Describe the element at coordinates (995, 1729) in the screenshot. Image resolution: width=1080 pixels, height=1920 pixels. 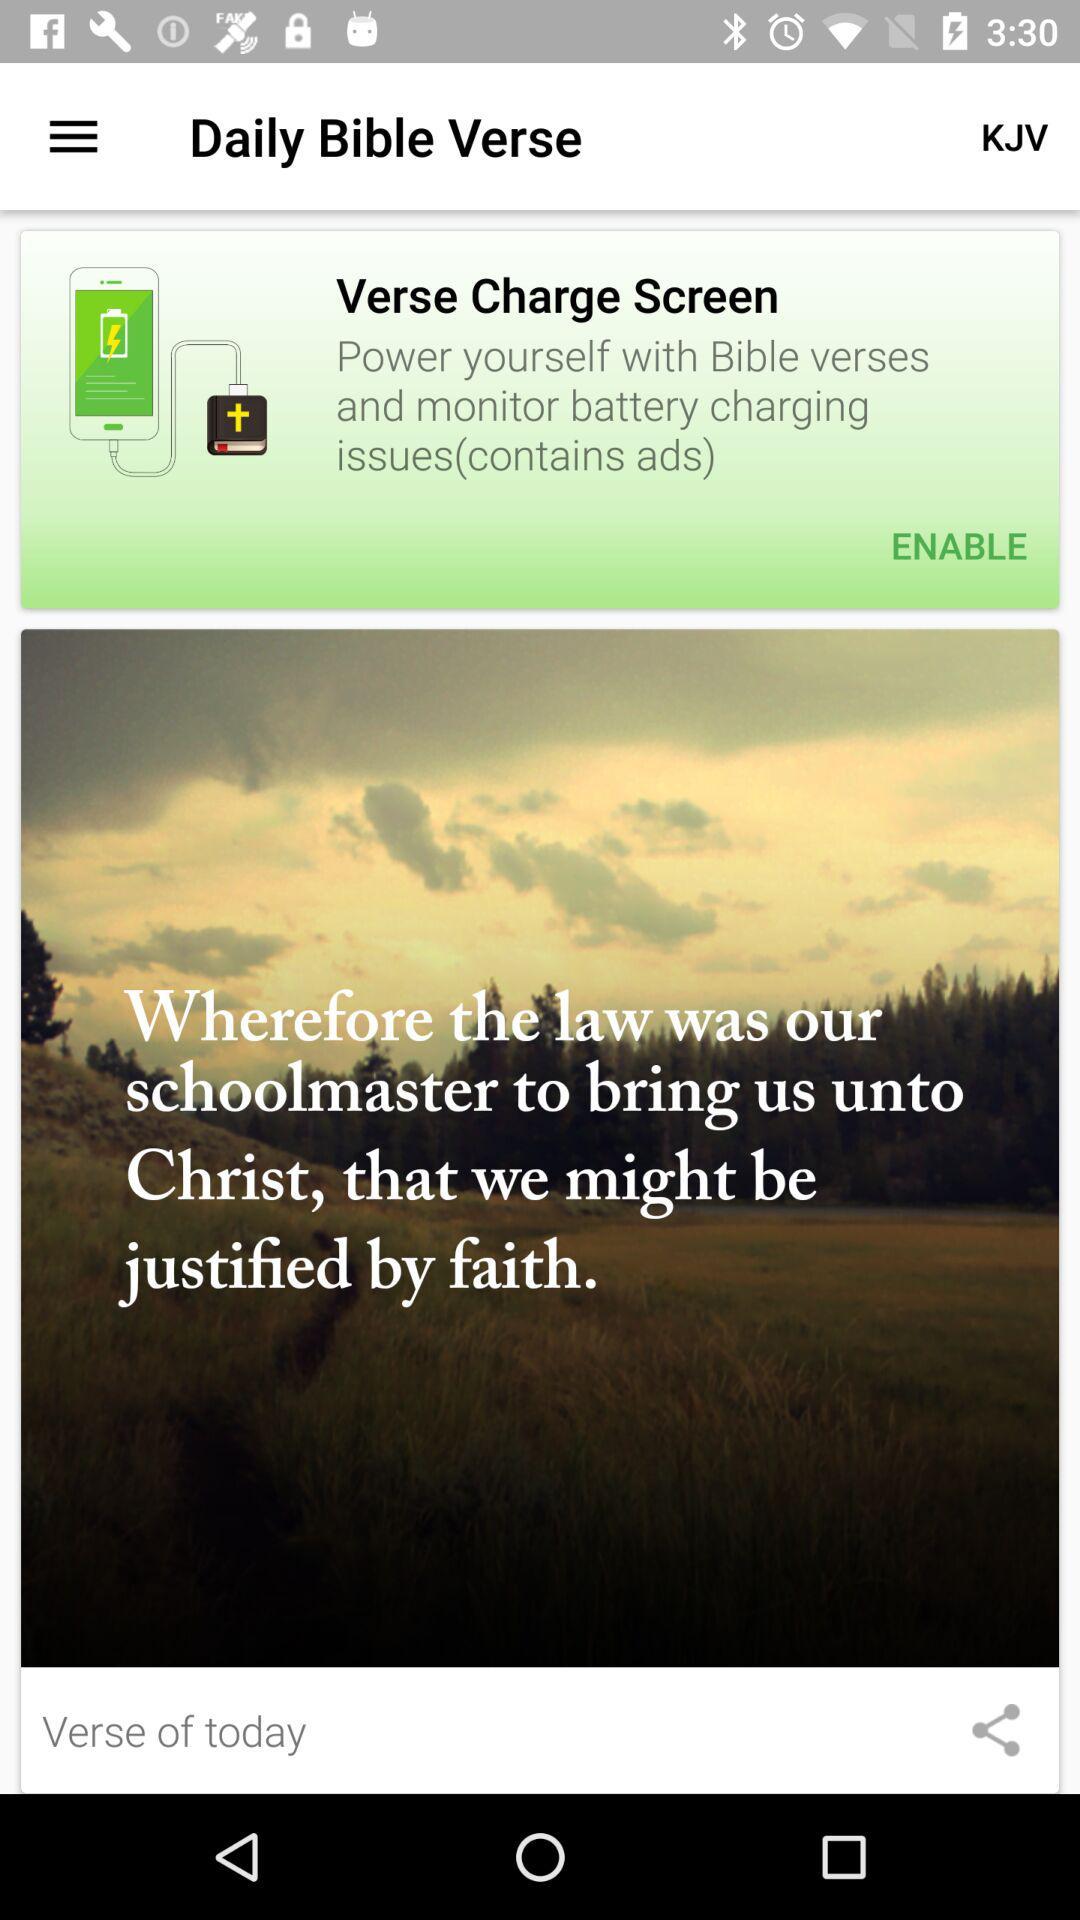
I see `the item next to the verse of today item` at that location.